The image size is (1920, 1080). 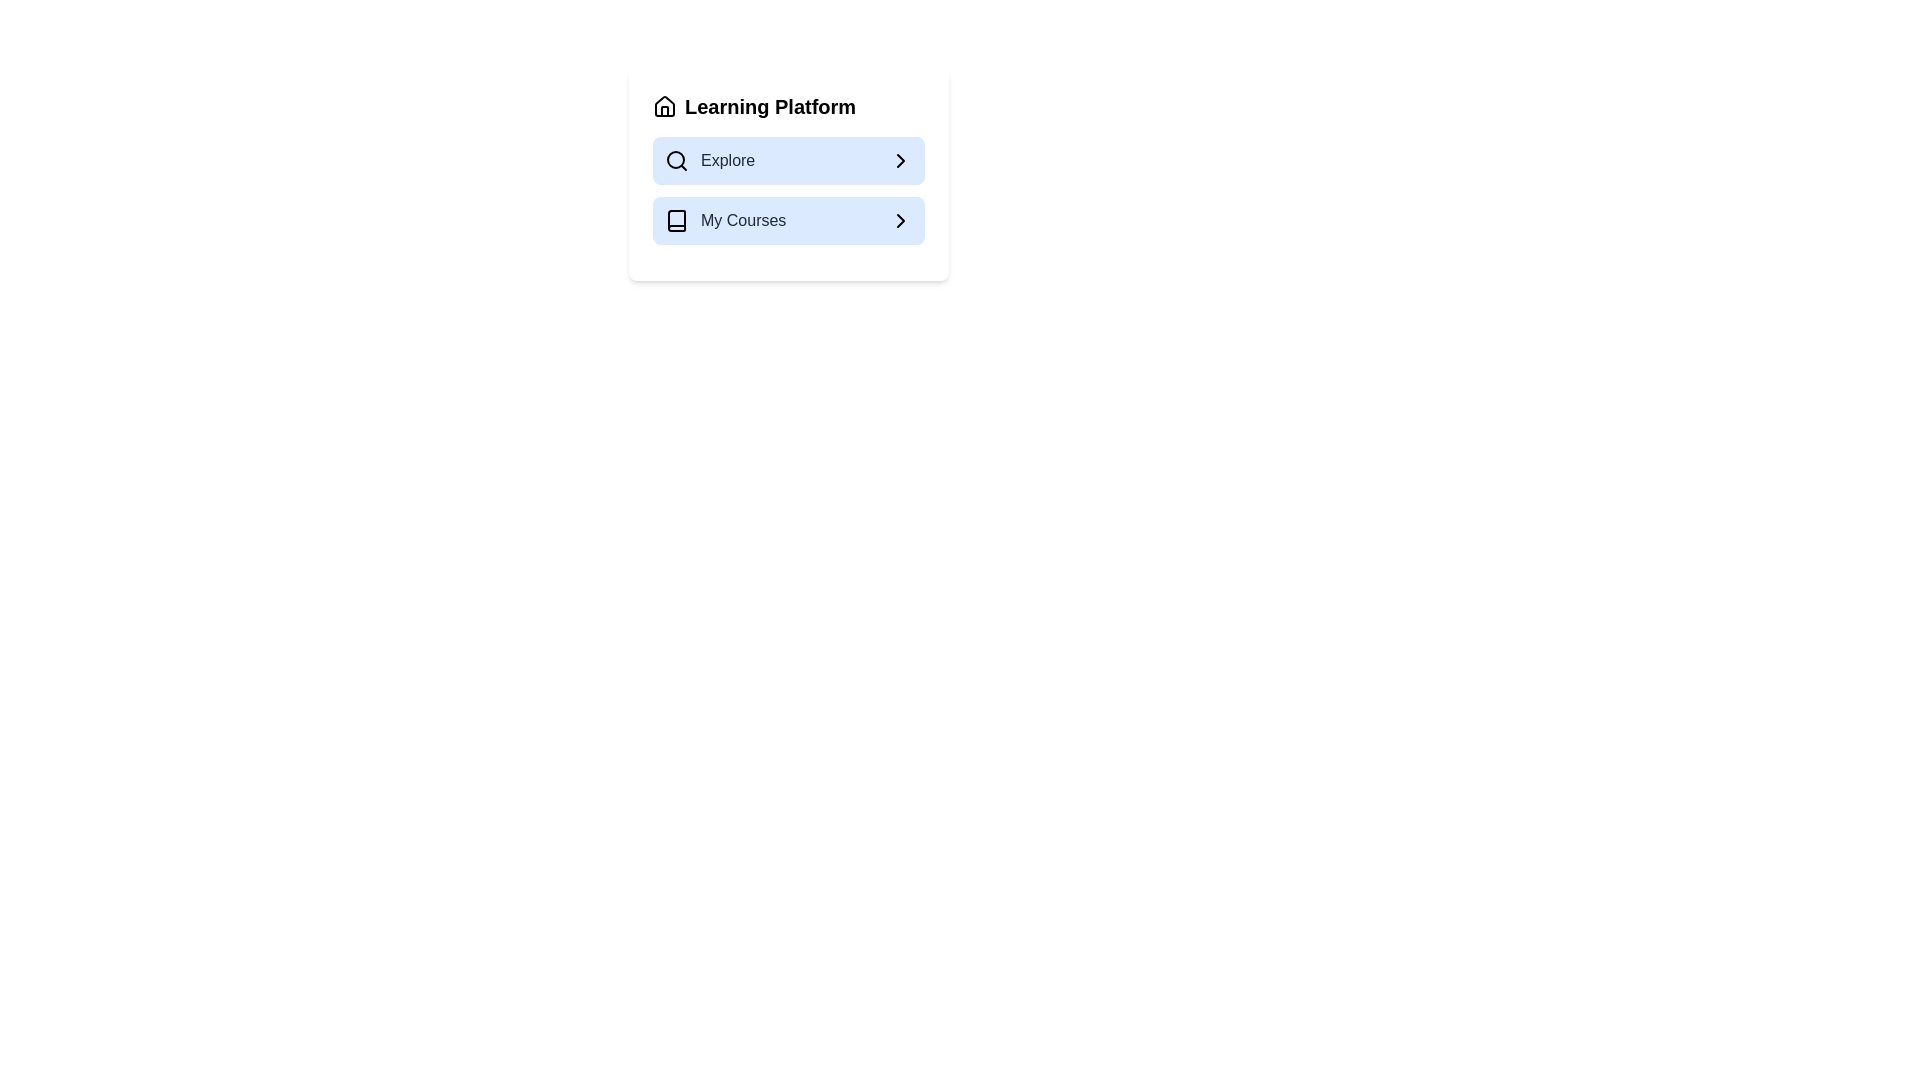 What do you see at coordinates (676, 220) in the screenshot?
I see `the central part of the book icon graphic located within the 'My Courses' button, which is the second option in the menu area` at bounding box center [676, 220].